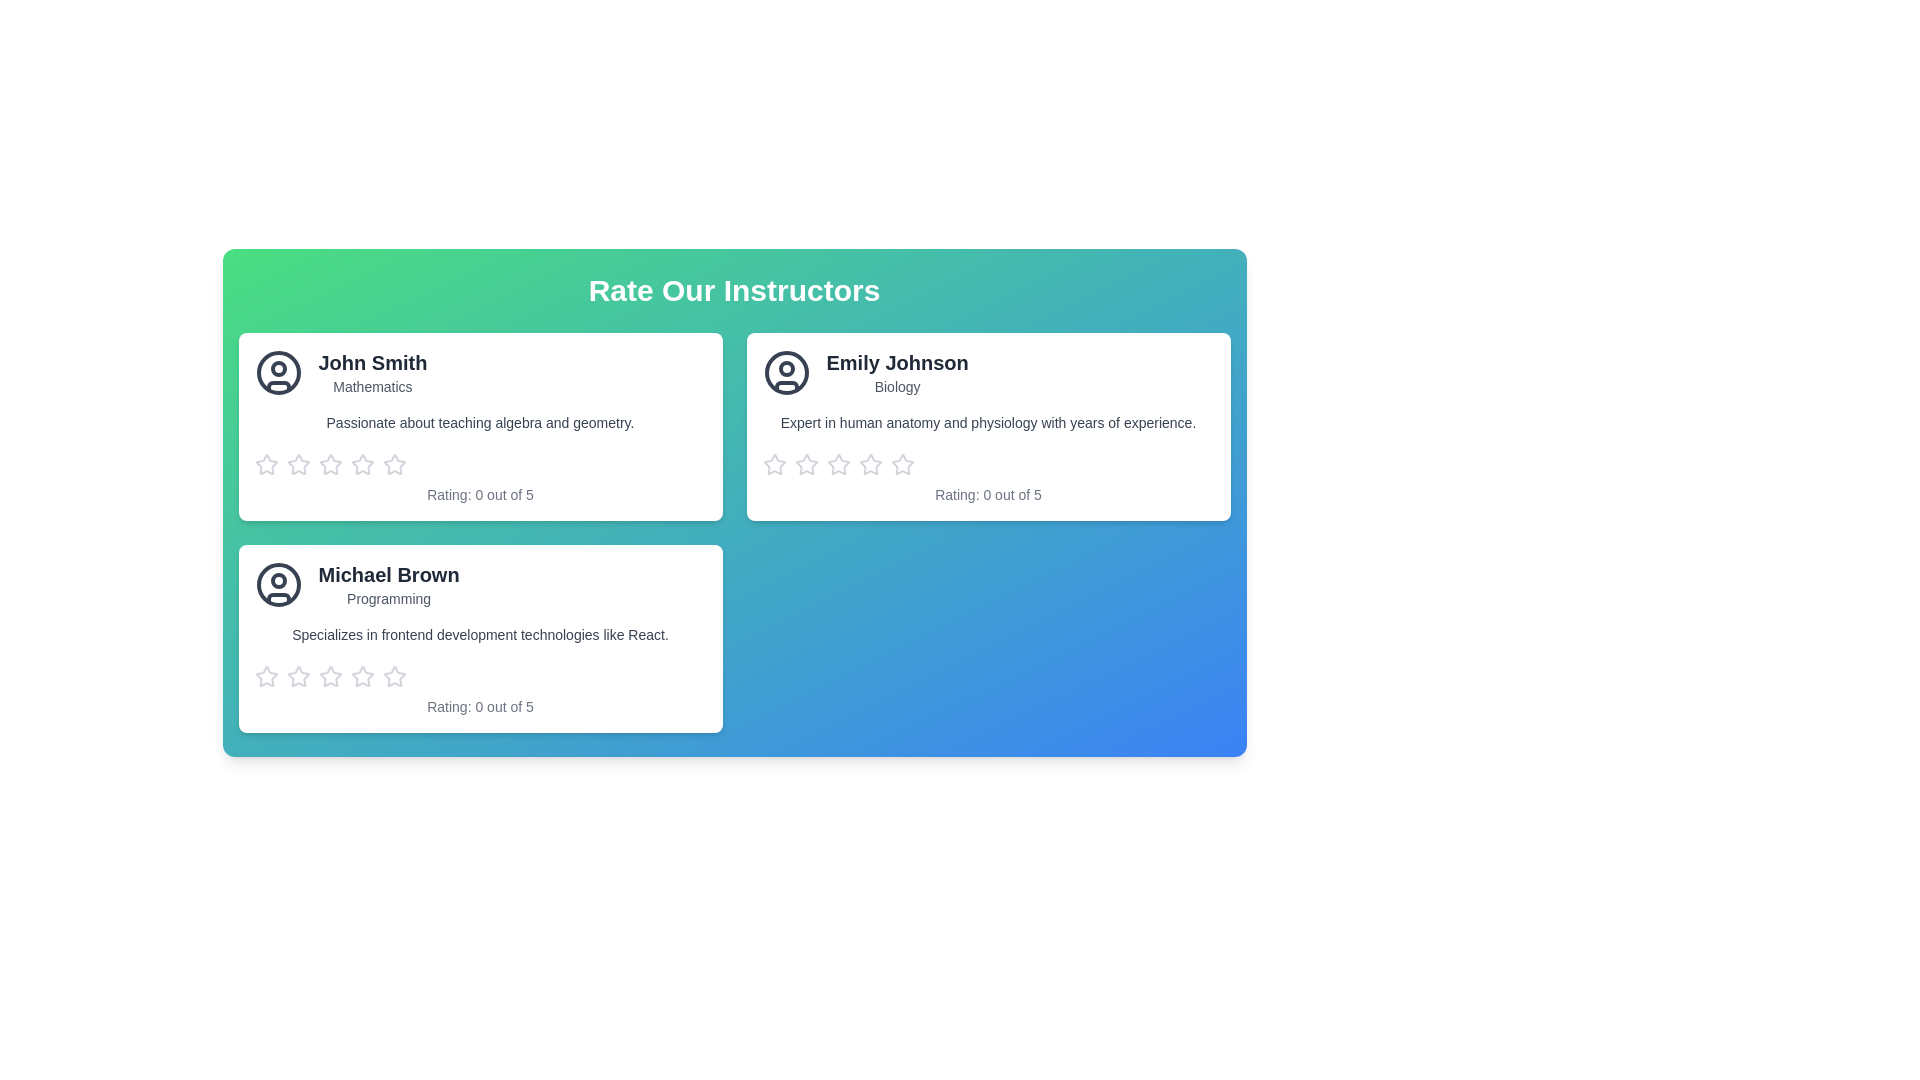 Image resolution: width=1920 pixels, height=1080 pixels. I want to click on the third gray-colored outlined star icon in the rating group below the 'Michael Brown' card to give a rating, so click(297, 676).